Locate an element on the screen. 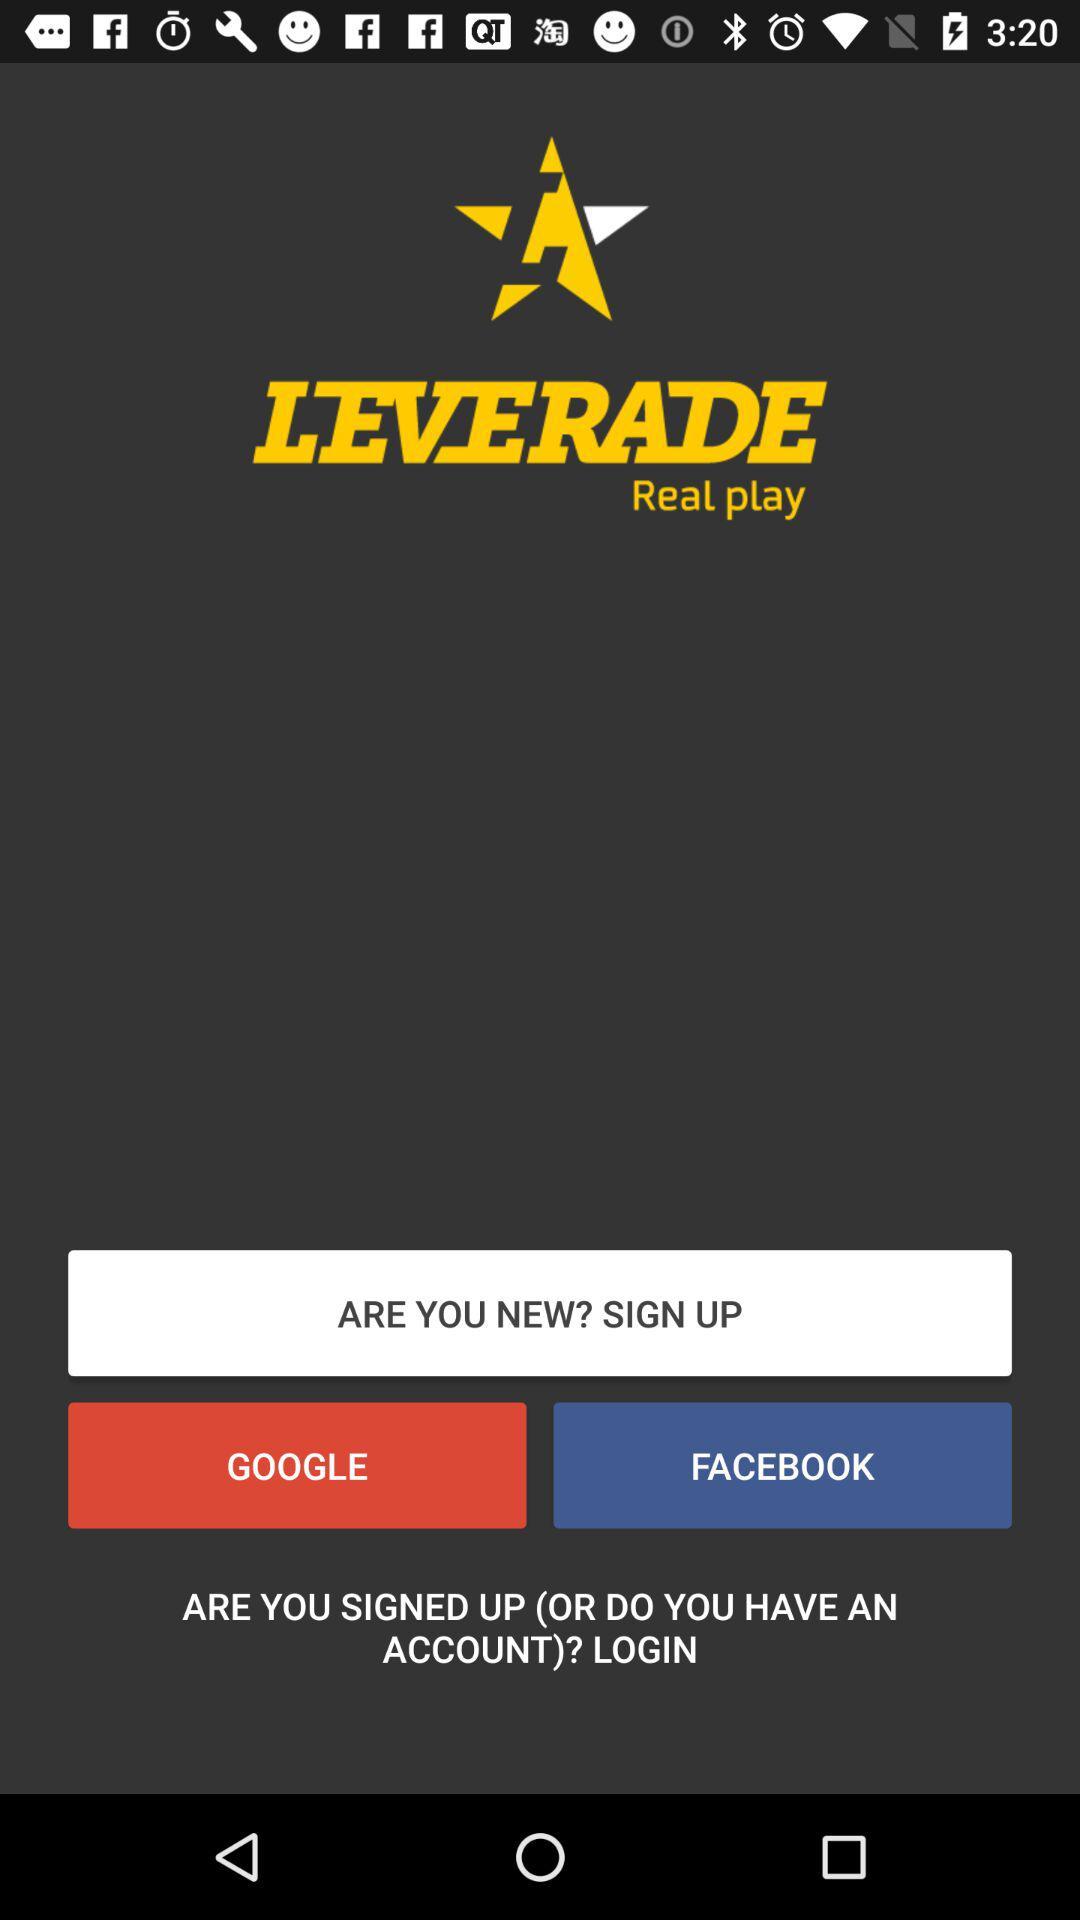 The width and height of the screenshot is (1080, 1920). icon to the left of facebook item is located at coordinates (297, 1465).